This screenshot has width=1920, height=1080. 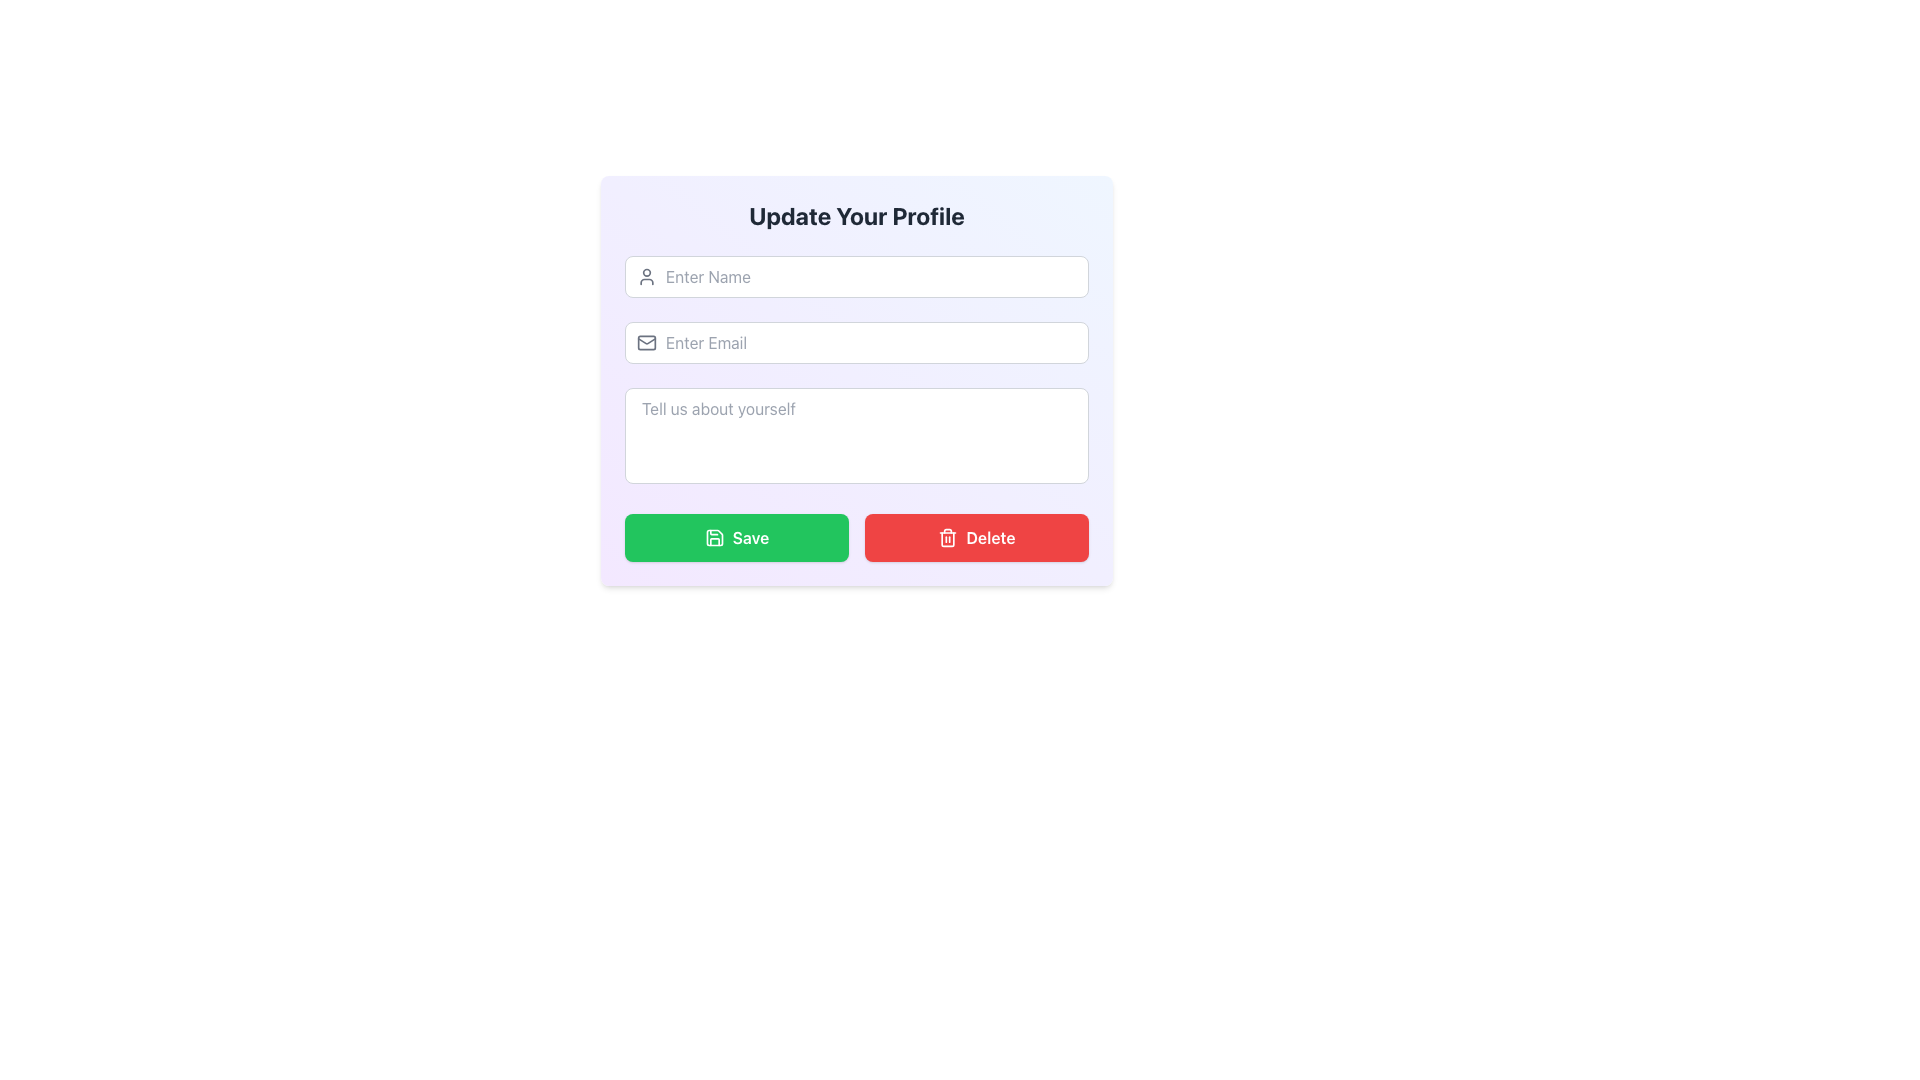 What do you see at coordinates (947, 536) in the screenshot?
I see `the trash icon within the red 'Delete' button located at the bottom-right corner of the form` at bounding box center [947, 536].